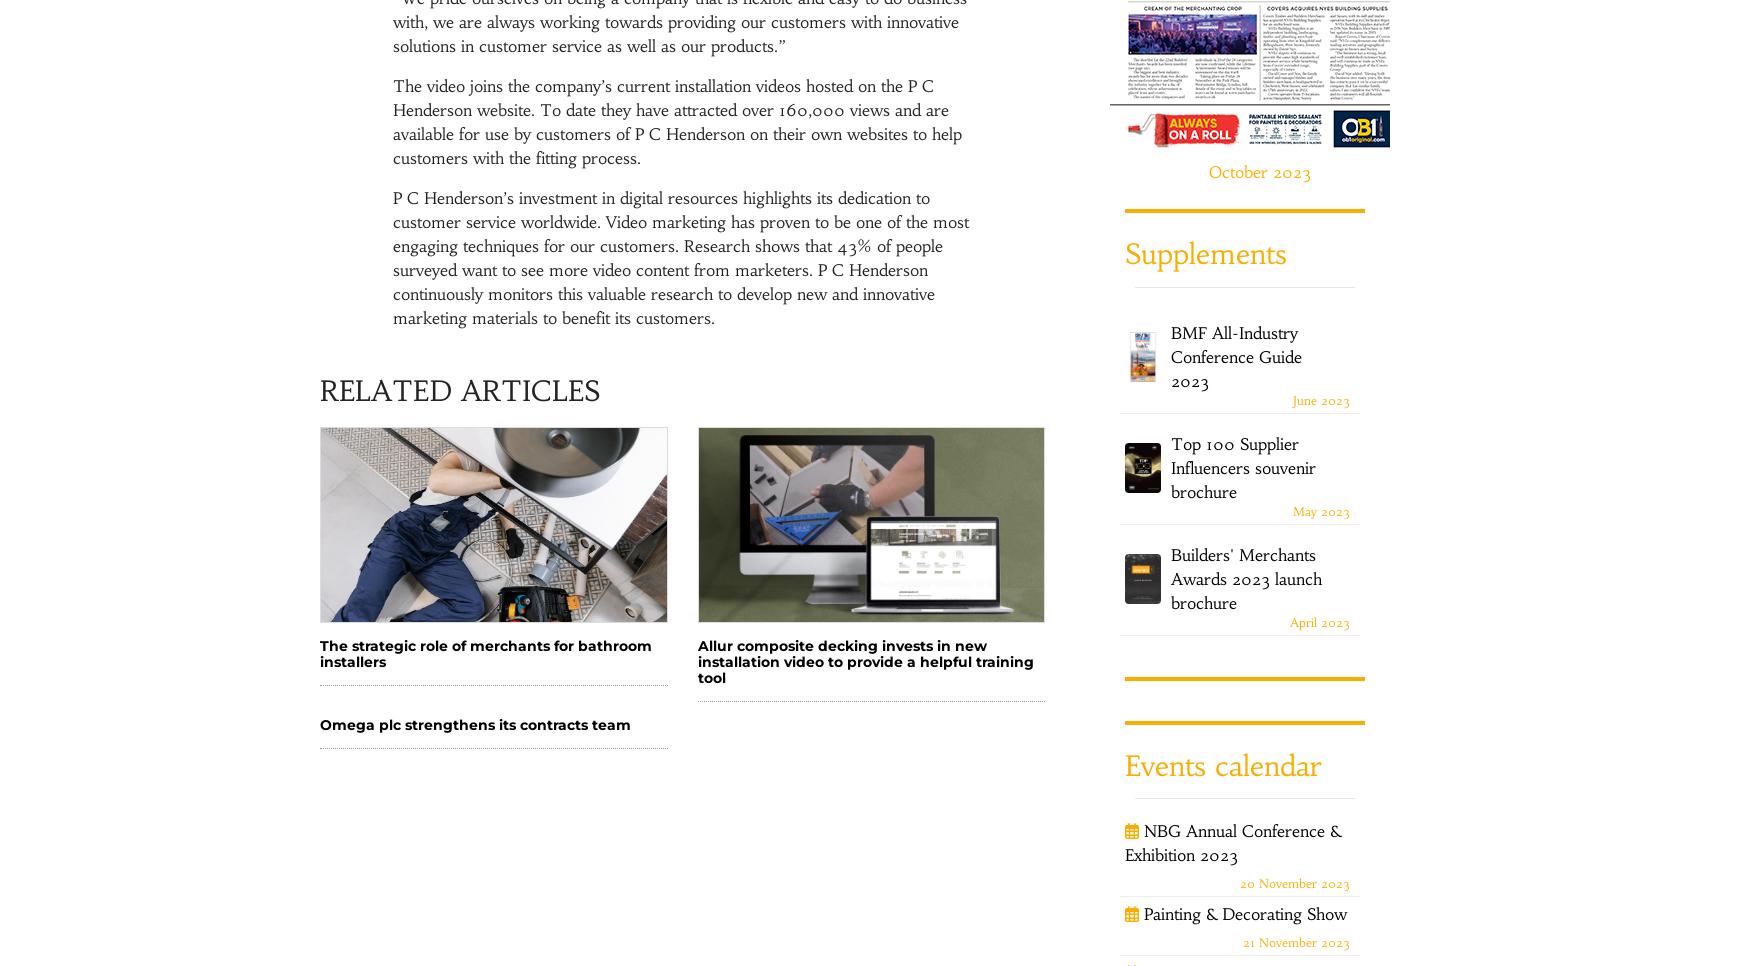 The height and width of the screenshot is (966, 1750). I want to click on 'Events calendar', so click(1223, 764).